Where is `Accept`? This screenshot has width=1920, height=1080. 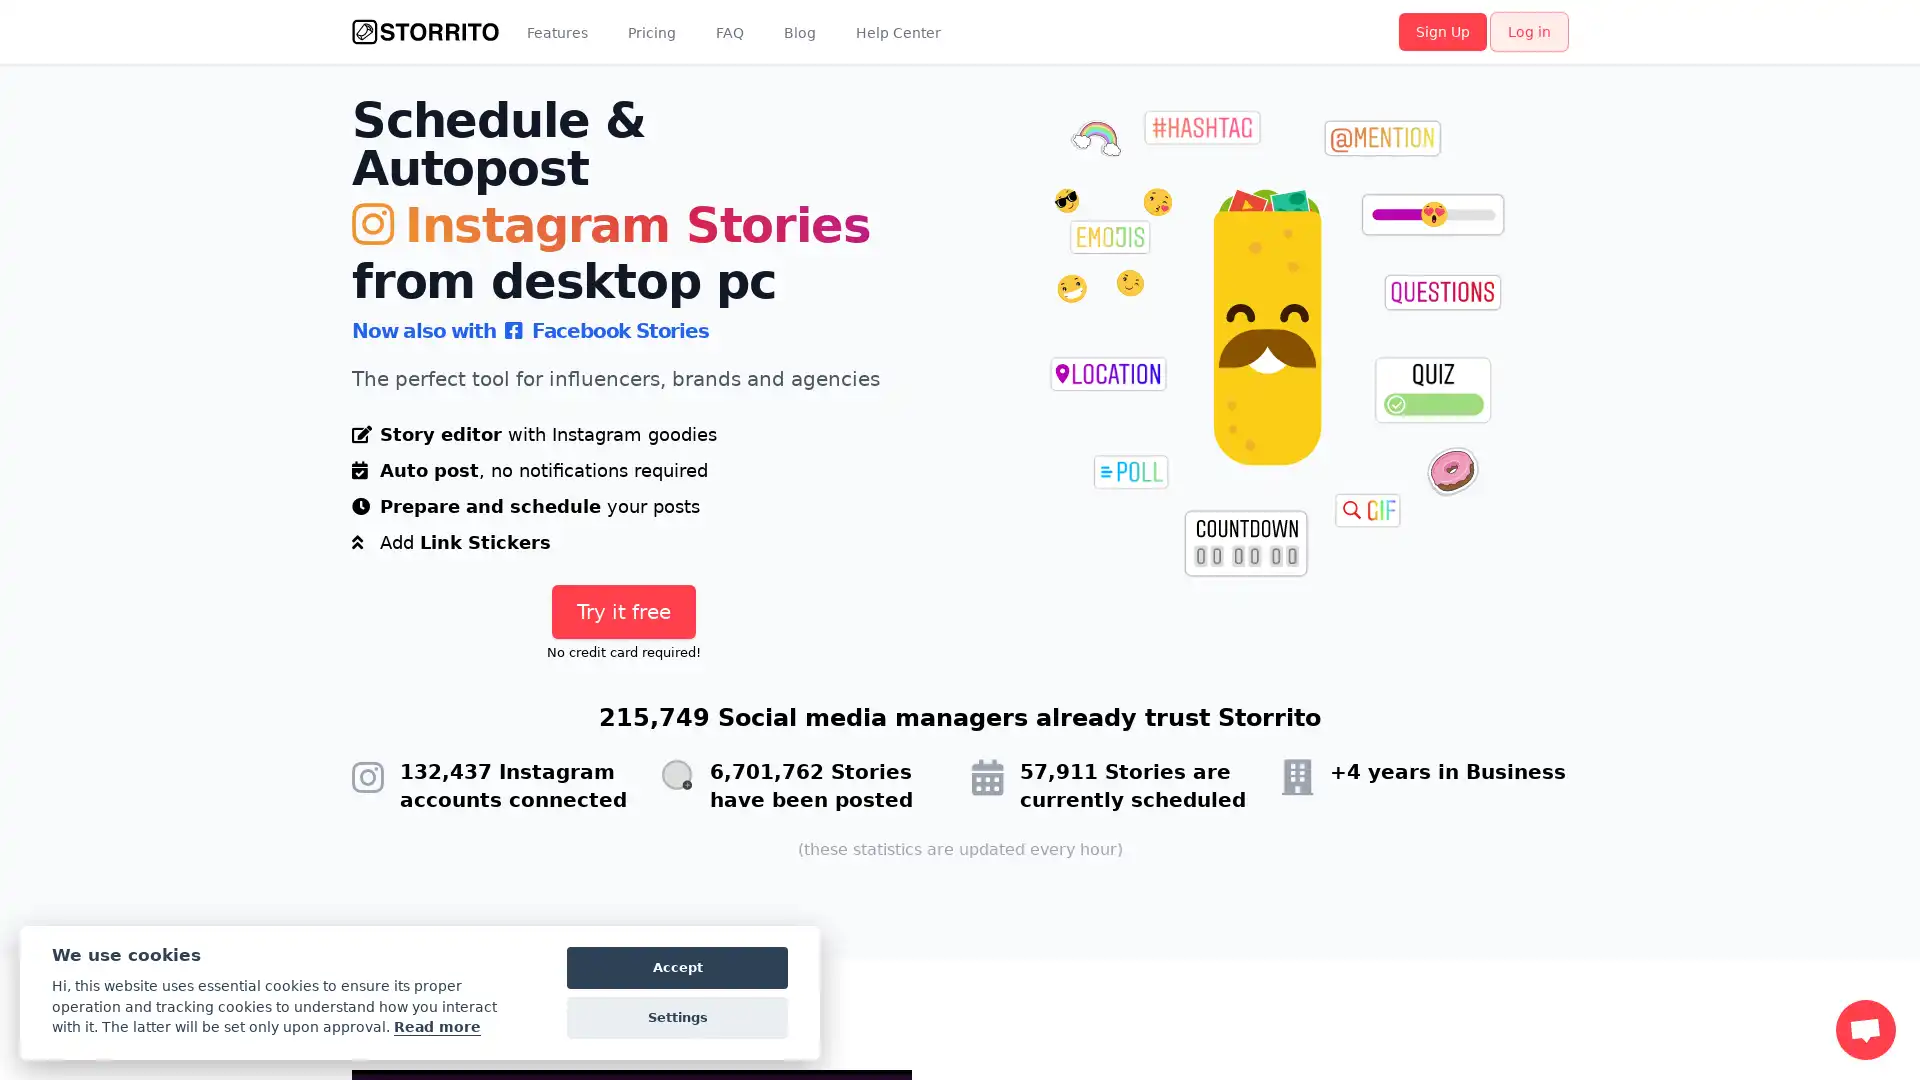 Accept is located at coordinates (677, 967).